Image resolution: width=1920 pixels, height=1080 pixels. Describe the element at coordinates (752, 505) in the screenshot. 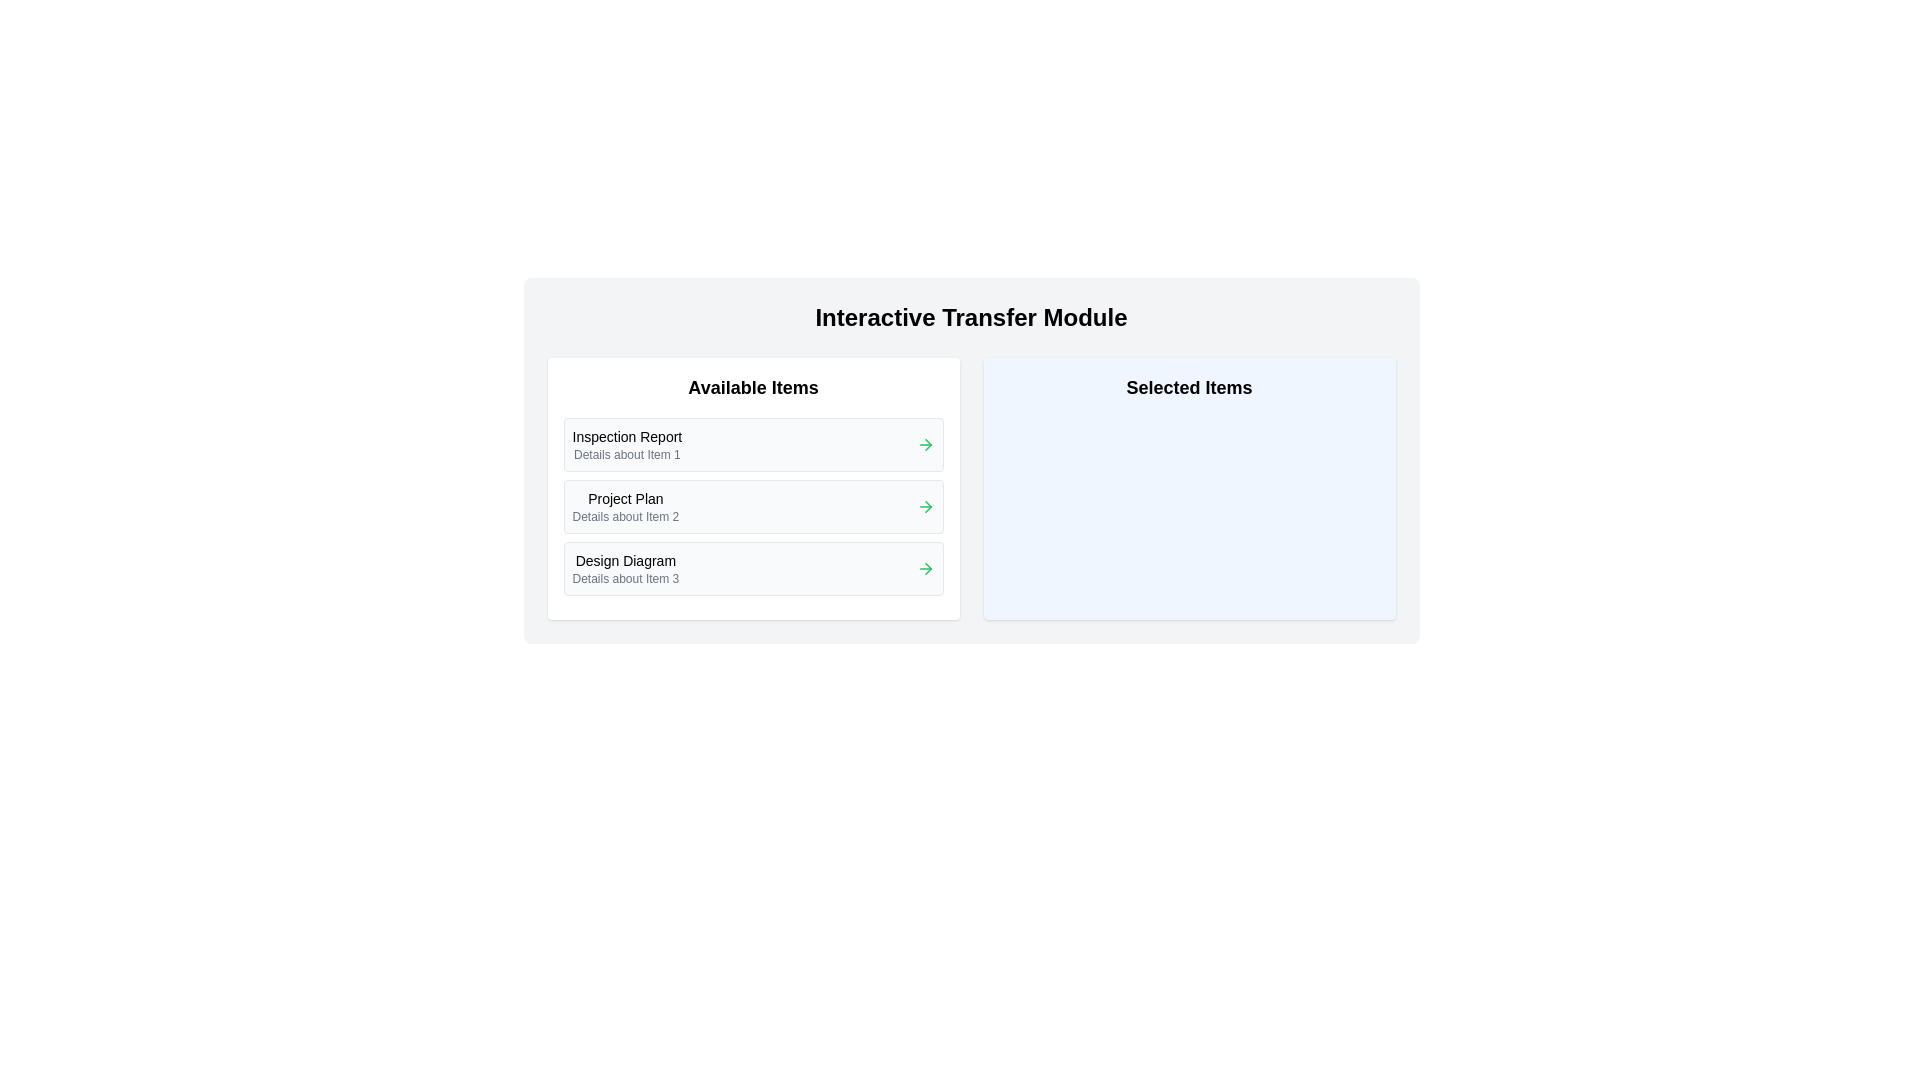

I see `the green arrow on the 'Project Plan' list item which has the subtitle 'Details about Item 2'` at that location.